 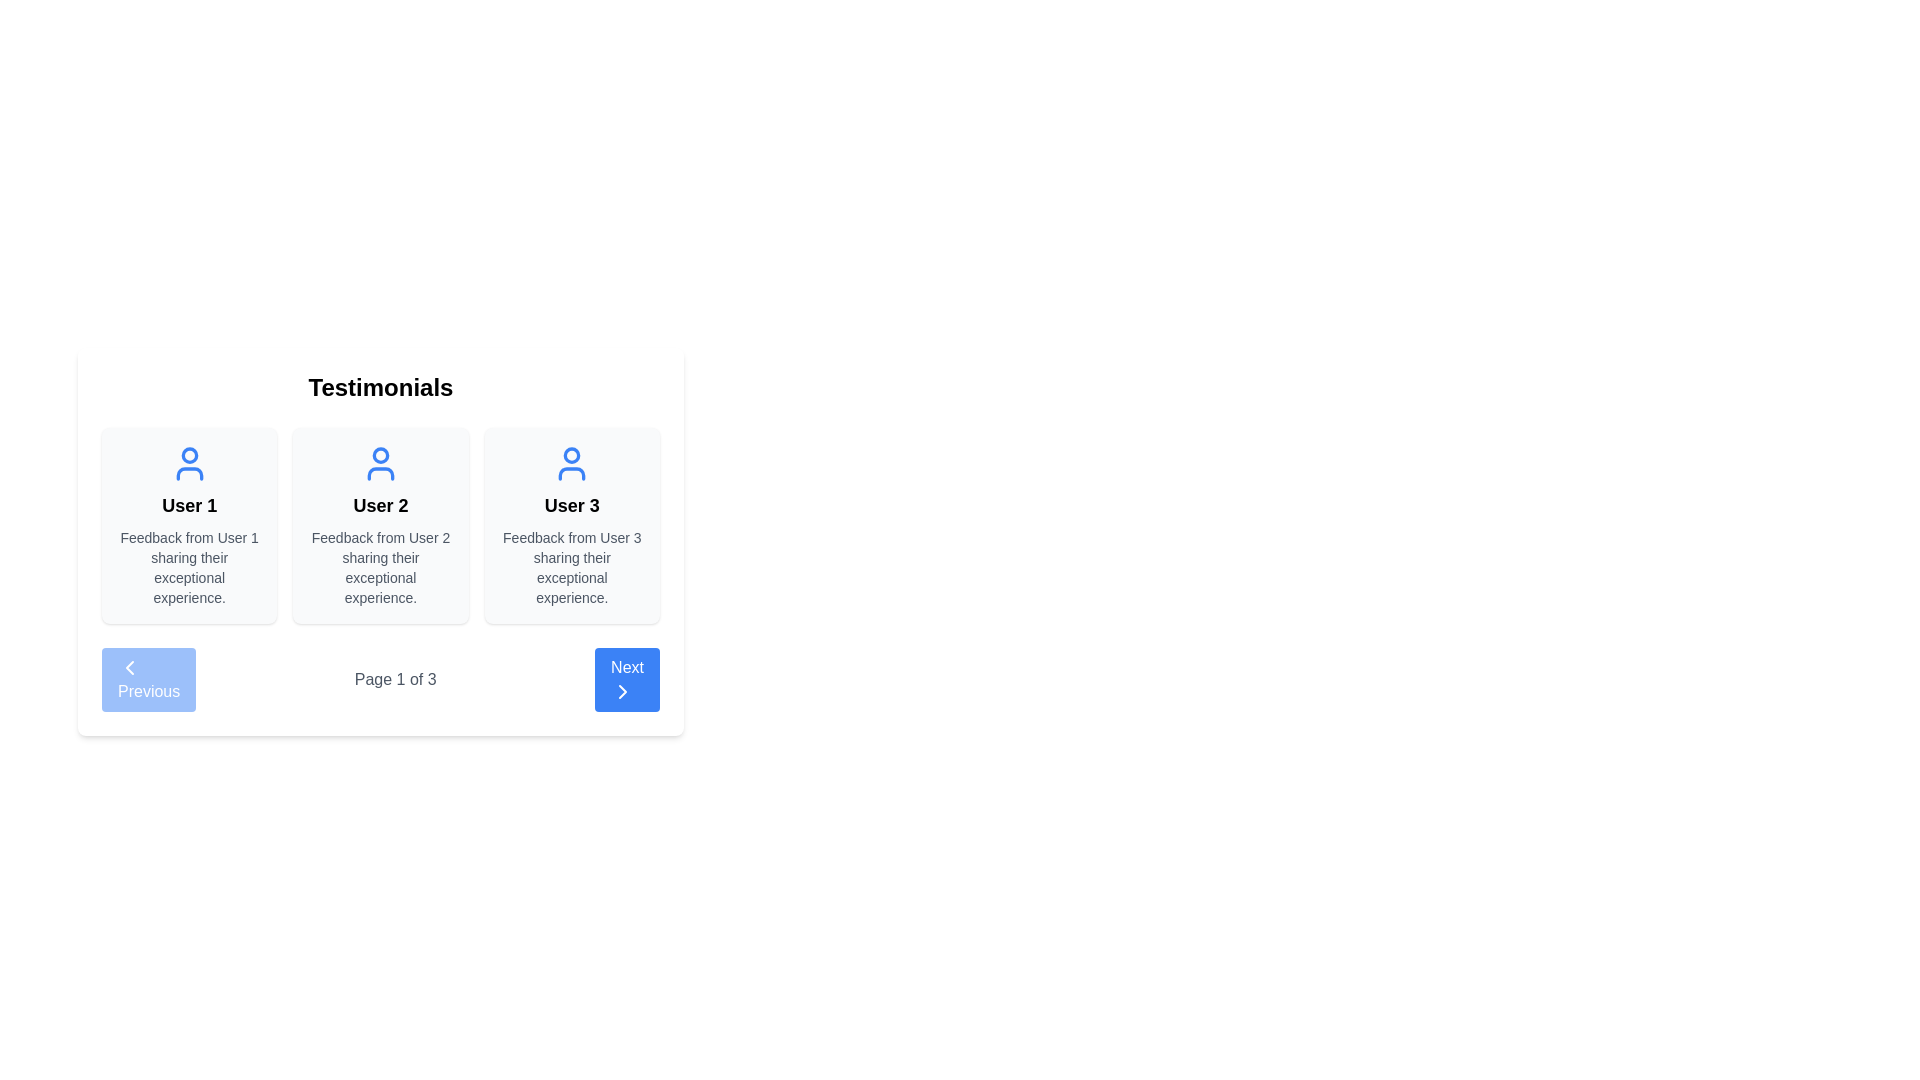 What do you see at coordinates (622, 690) in the screenshot?
I see `the forward navigation icon located inside the 'Next' button at the bottom-right corner of the interface, adjacent to the 'Next' text label` at bounding box center [622, 690].